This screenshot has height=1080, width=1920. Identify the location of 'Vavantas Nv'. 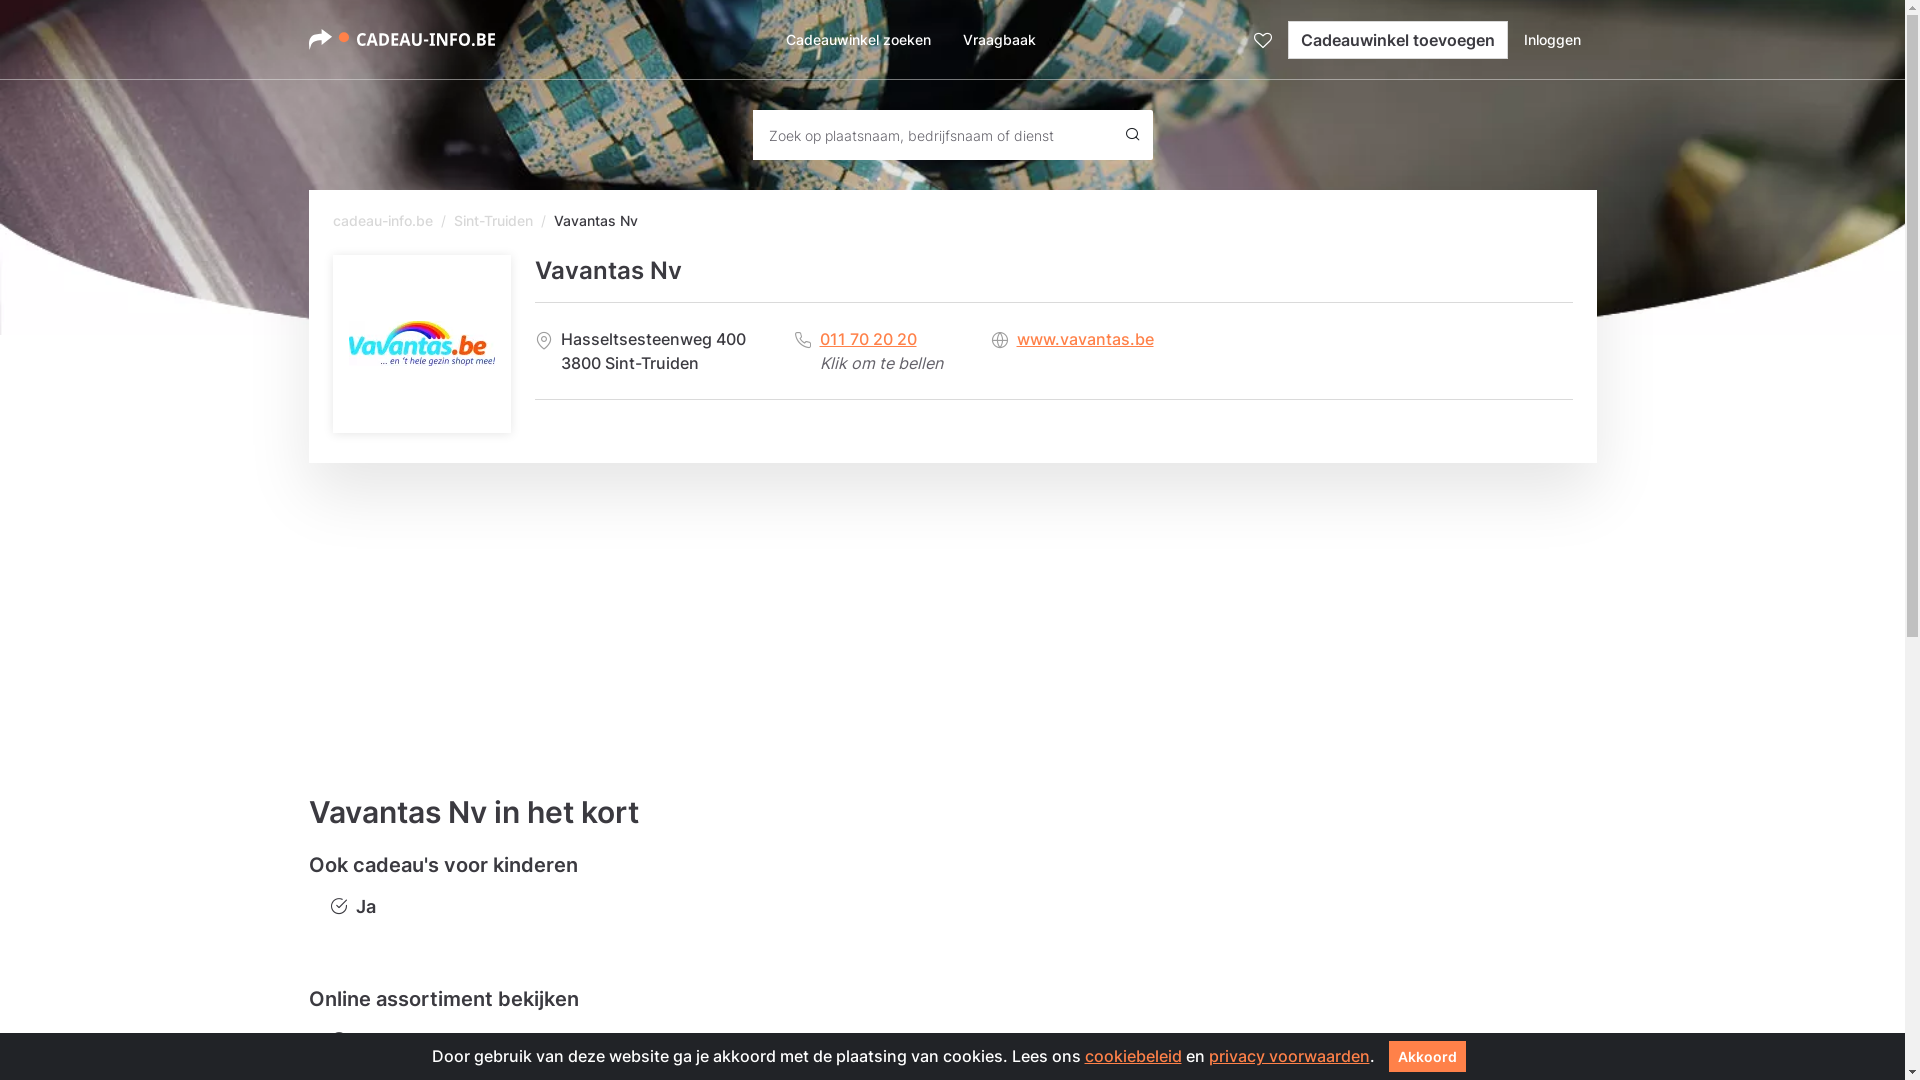
(420, 342).